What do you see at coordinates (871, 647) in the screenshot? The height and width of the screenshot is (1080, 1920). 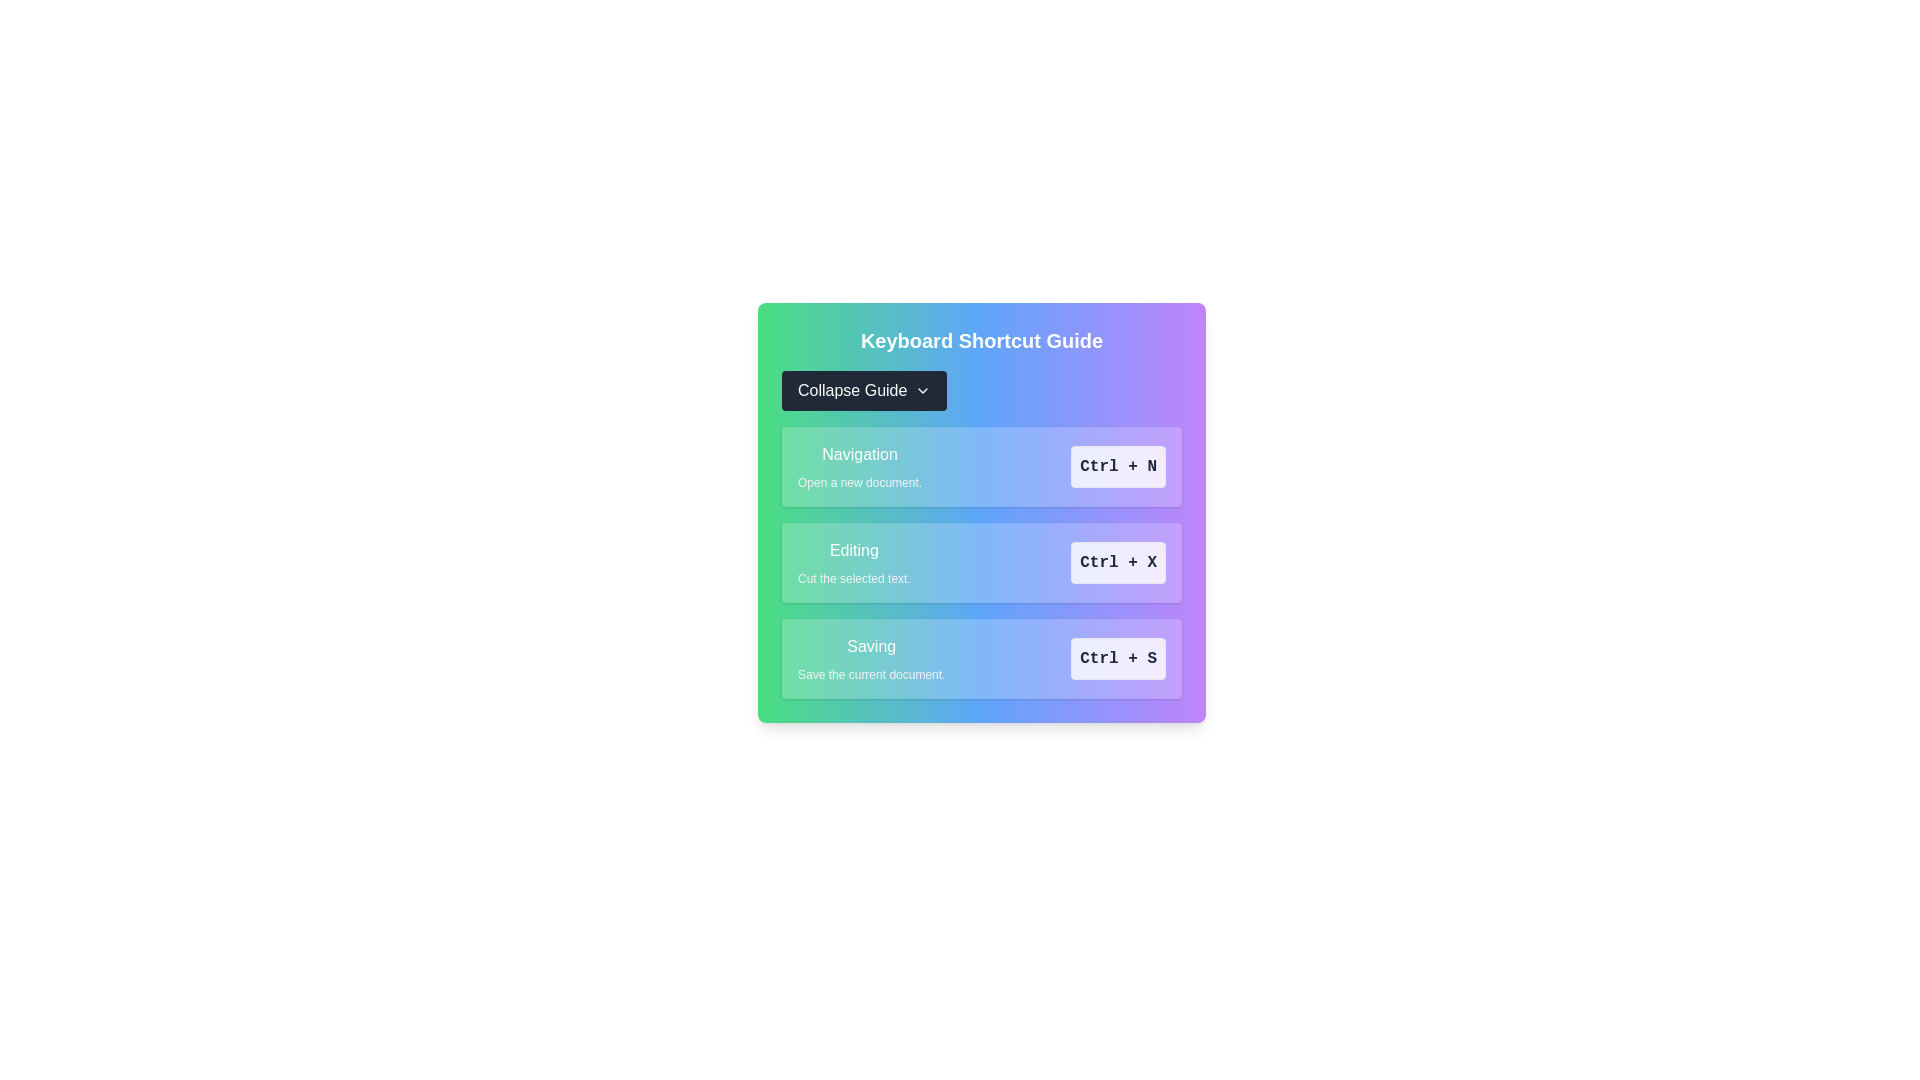 I see `the 'Saving' text label which is displayed in a medium-weight white font within a gradient-colored box transitioning from green to blue, positioned in the lower section of the interface` at bounding box center [871, 647].